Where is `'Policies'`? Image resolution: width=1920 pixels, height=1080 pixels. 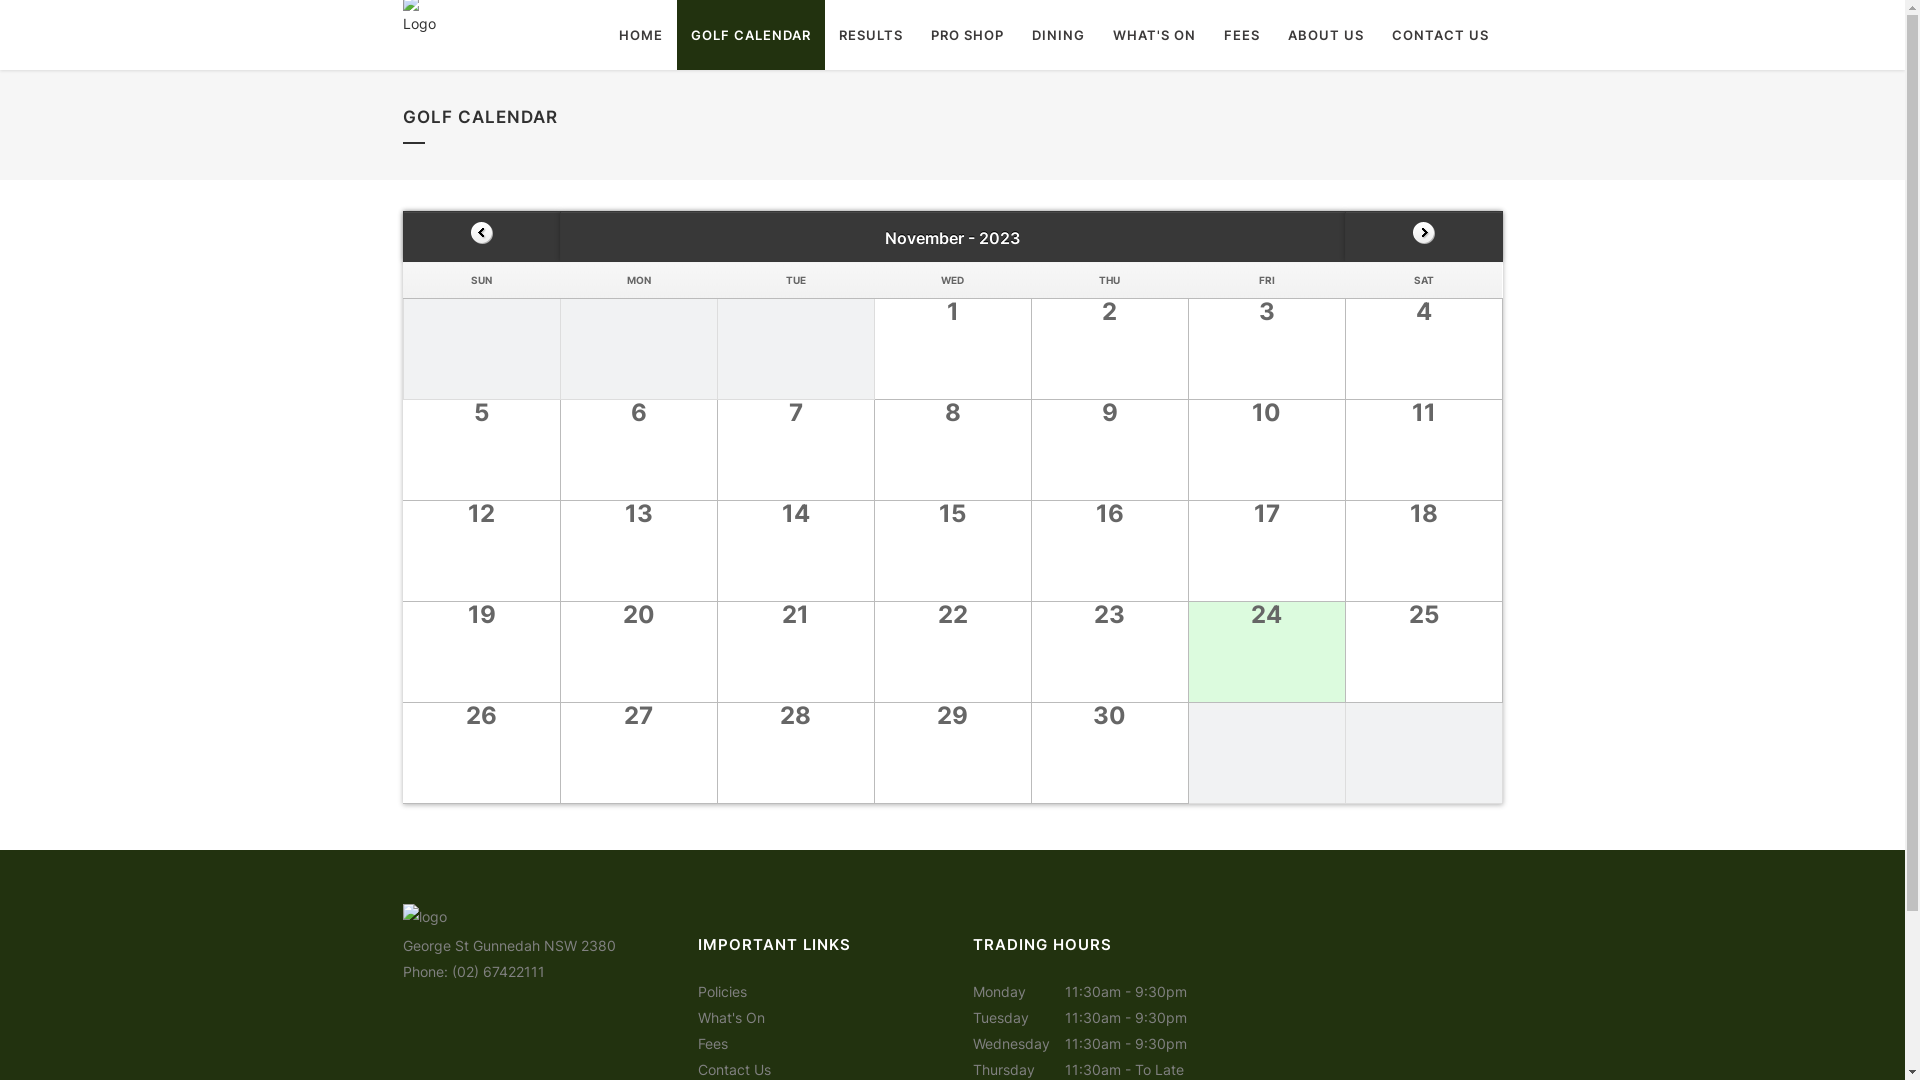 'Policies' is located at coordinates (721, 991).